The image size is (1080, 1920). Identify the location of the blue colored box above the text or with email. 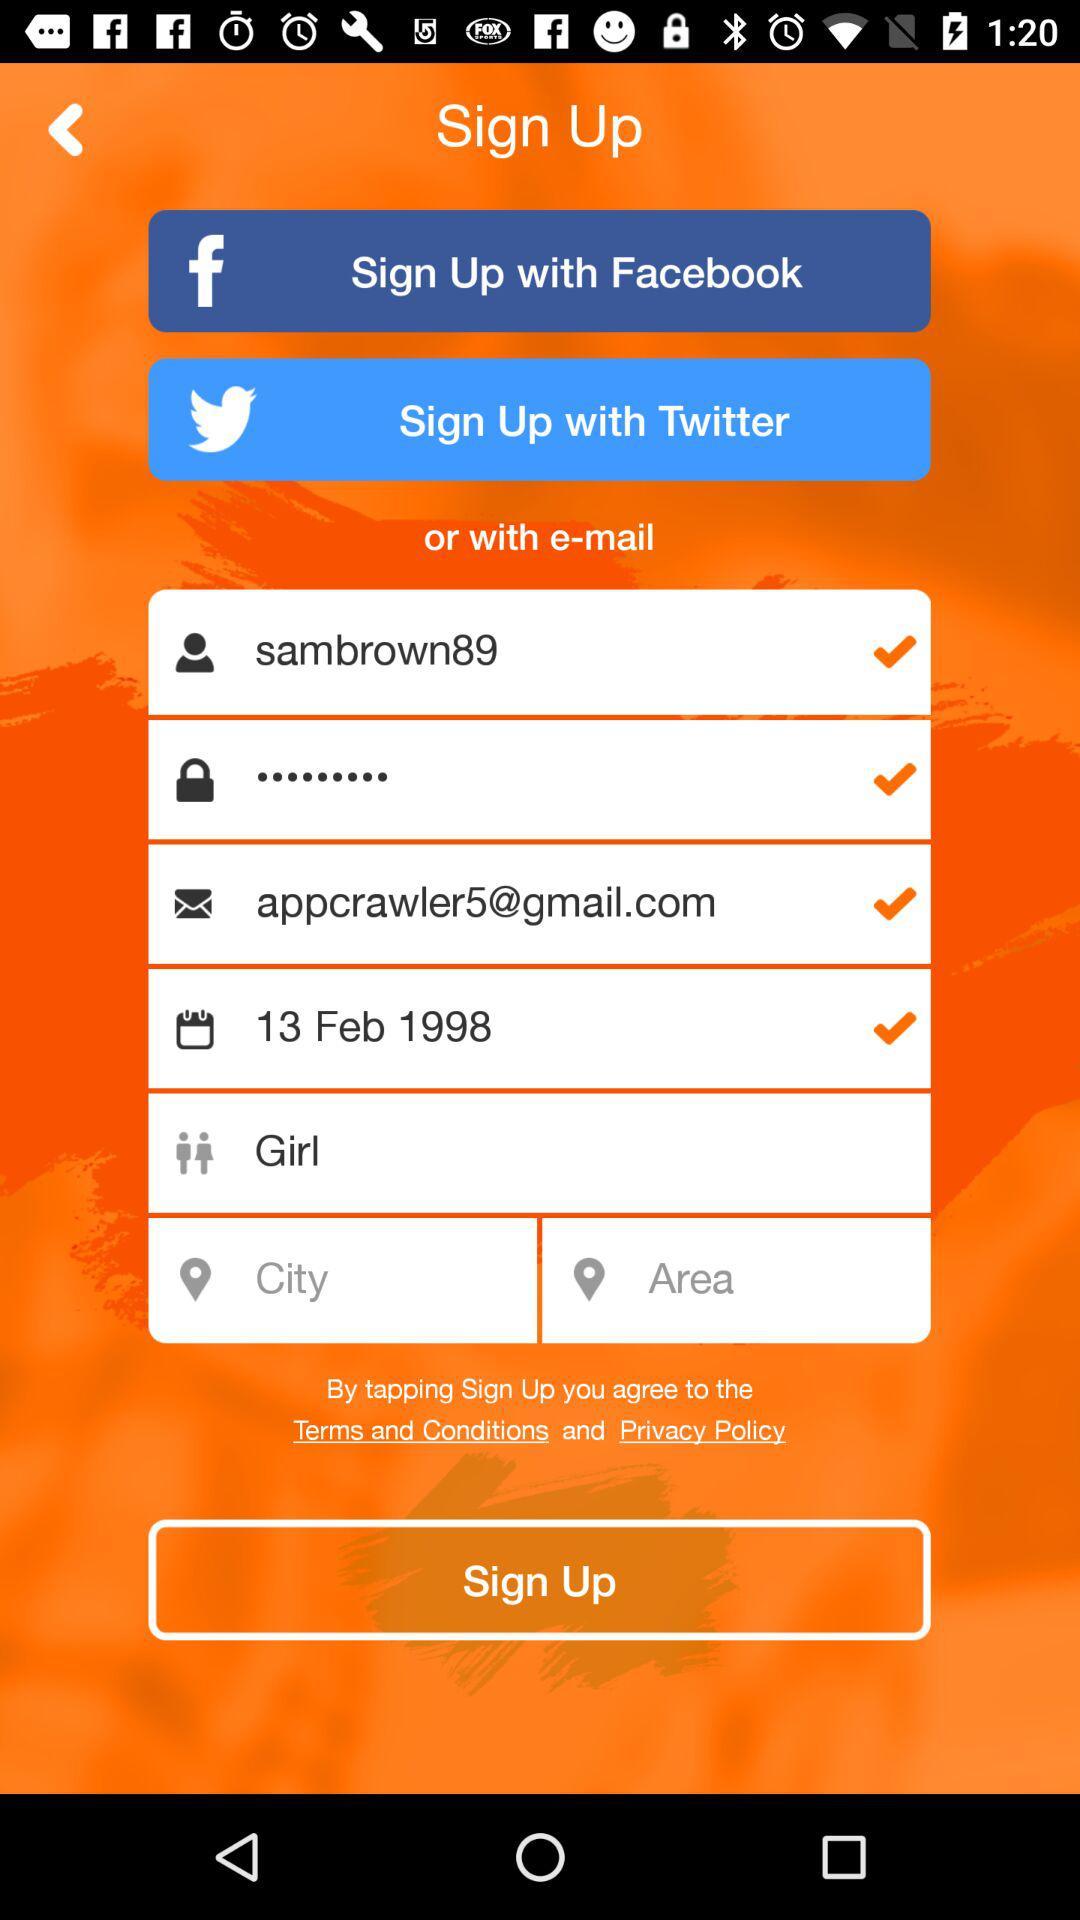
(540, 418).